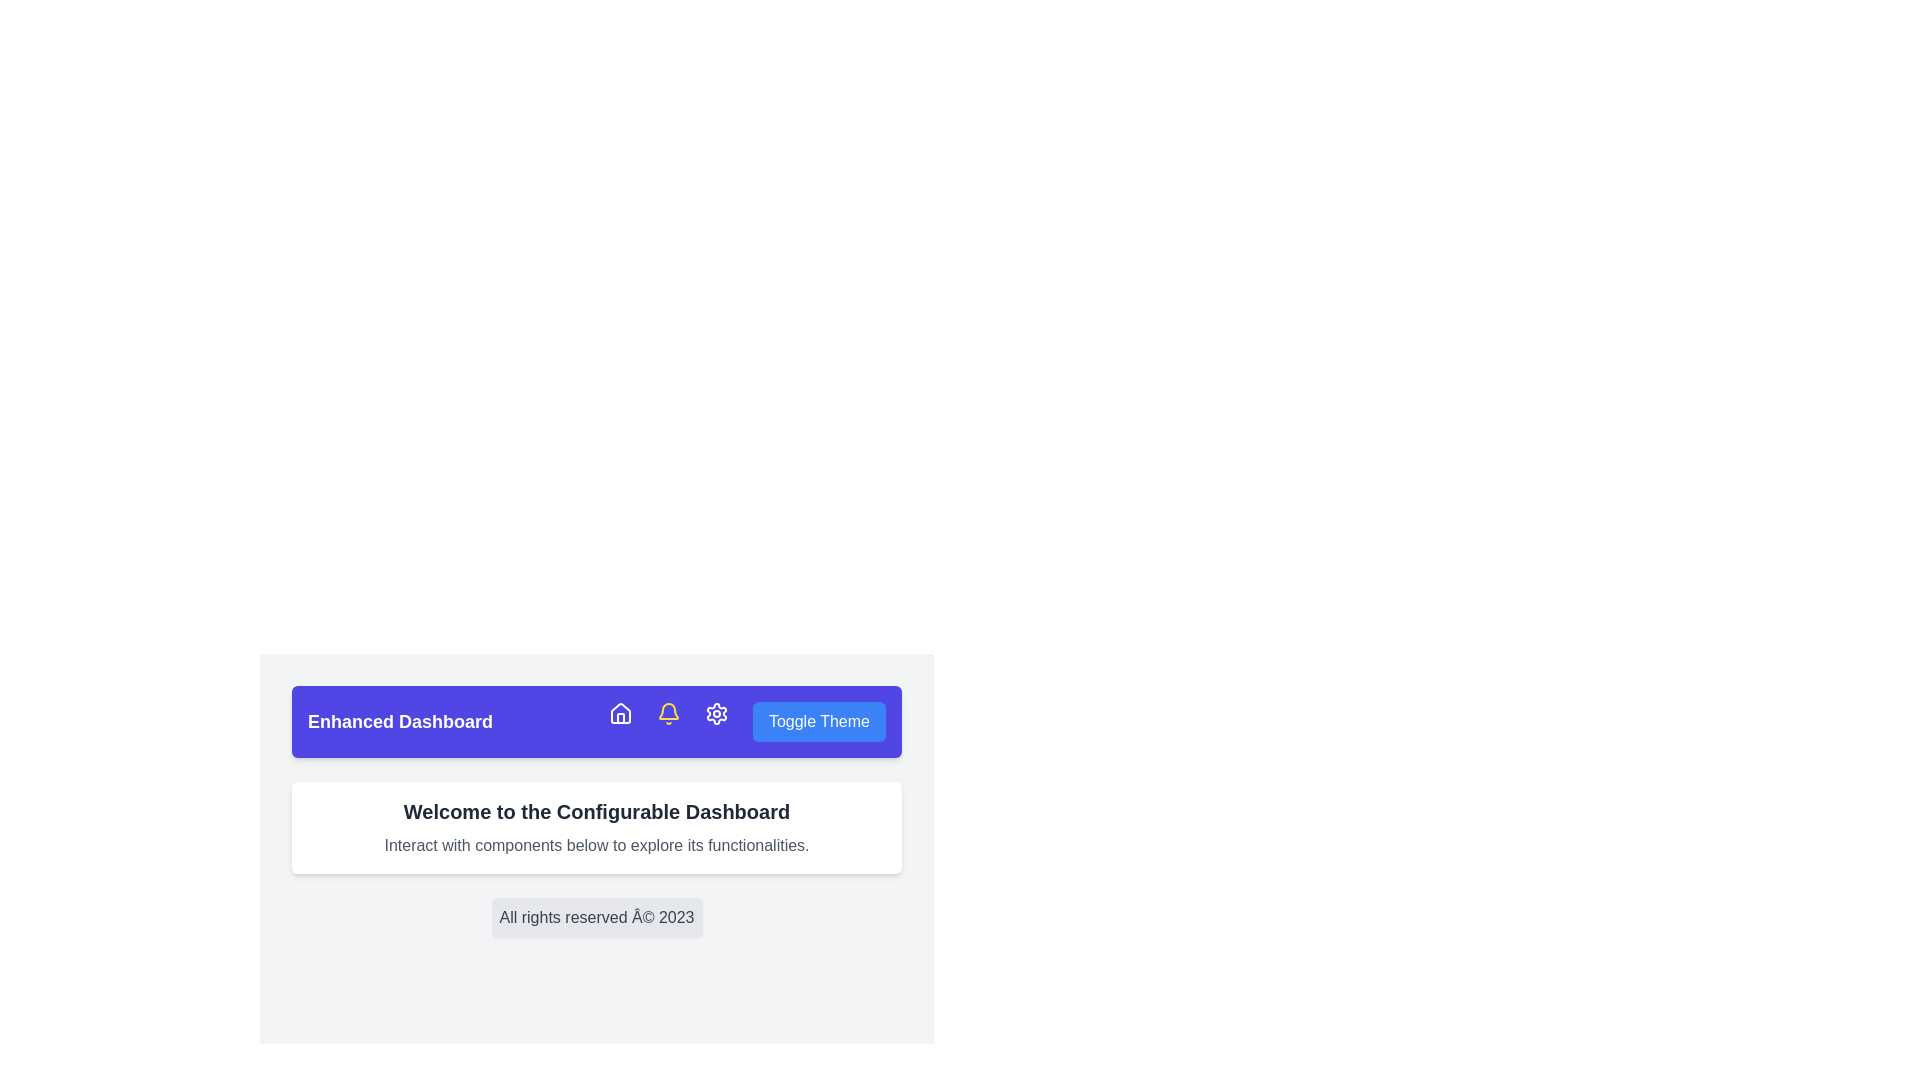 The height and width of the screenshot is (1080, 1920). Describe the element at coordinates (619, 712) in the screenshot. I see `the interactive icon in the navigation bar, which serves as a link to return to the homepage or dashboard` at that location.